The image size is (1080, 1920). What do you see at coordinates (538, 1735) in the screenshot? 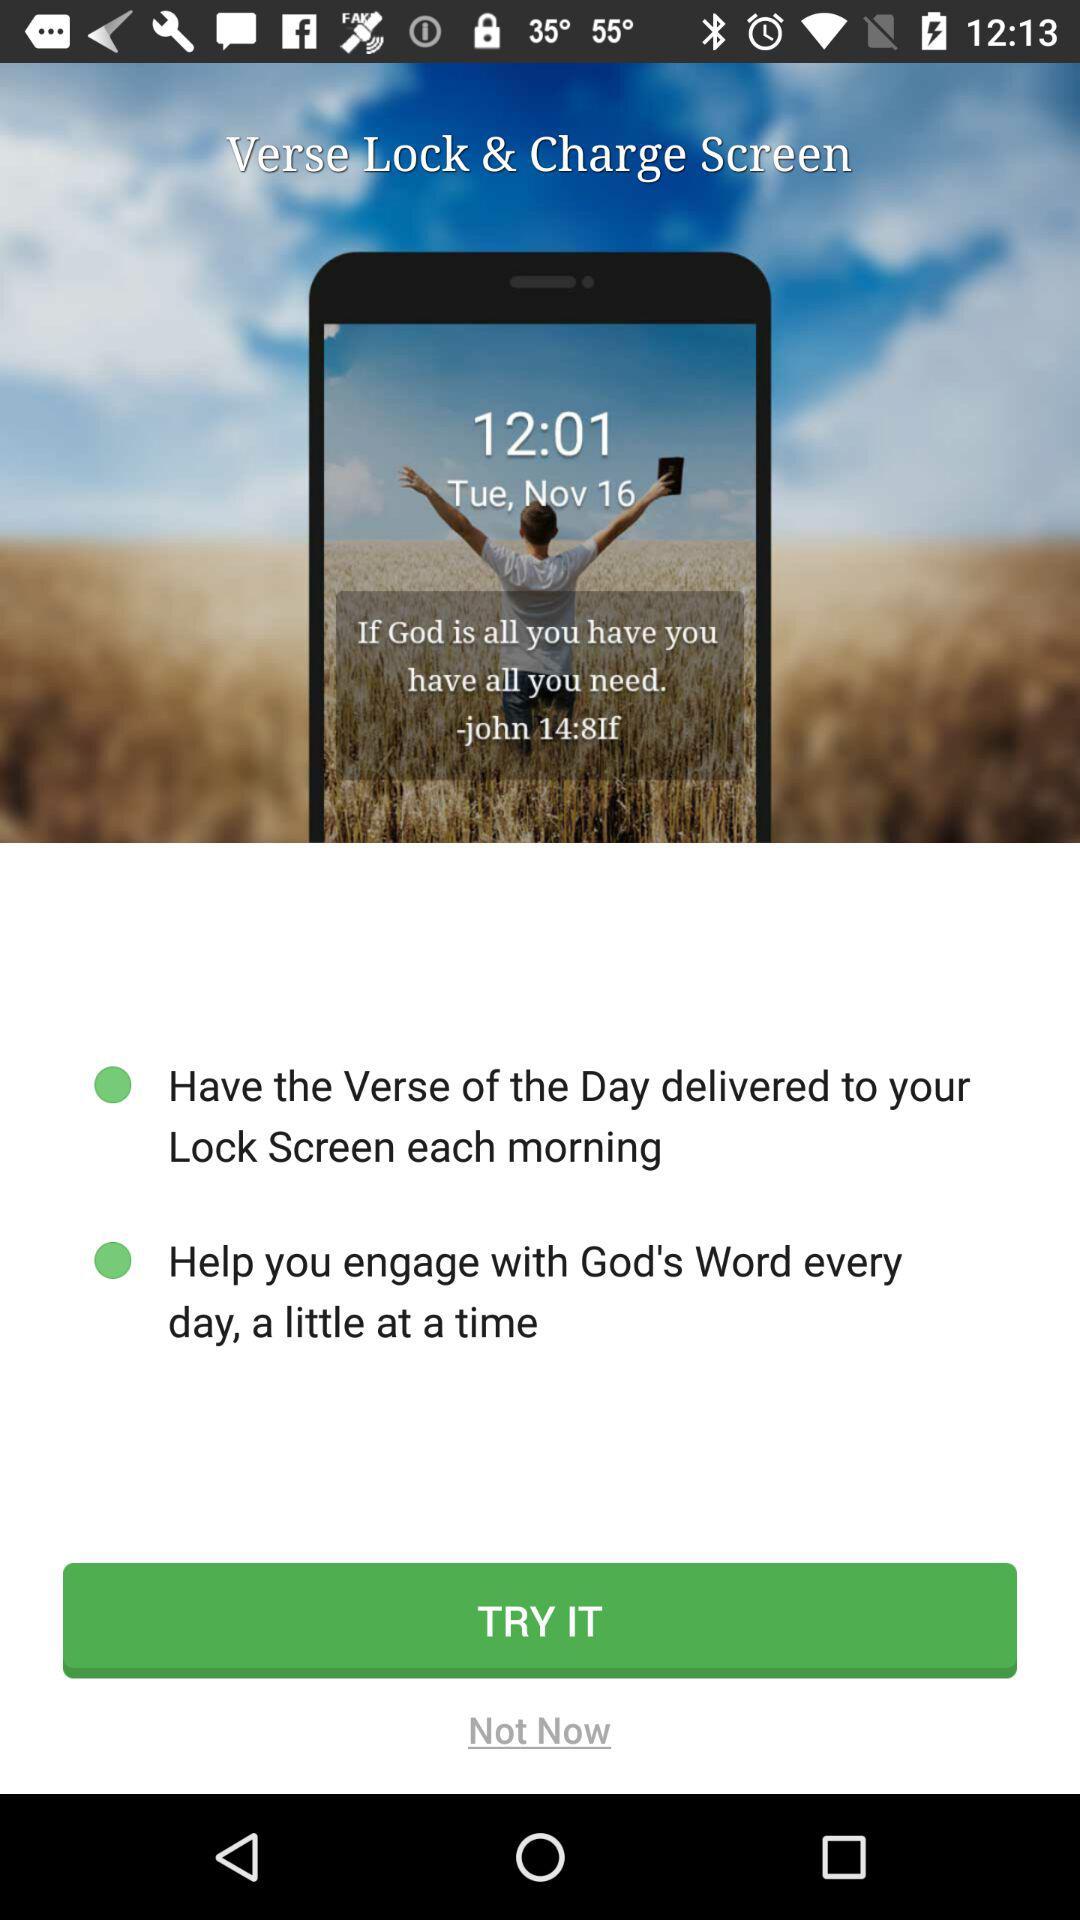
I see `the item below try it` at bounding box center [538, 1735].